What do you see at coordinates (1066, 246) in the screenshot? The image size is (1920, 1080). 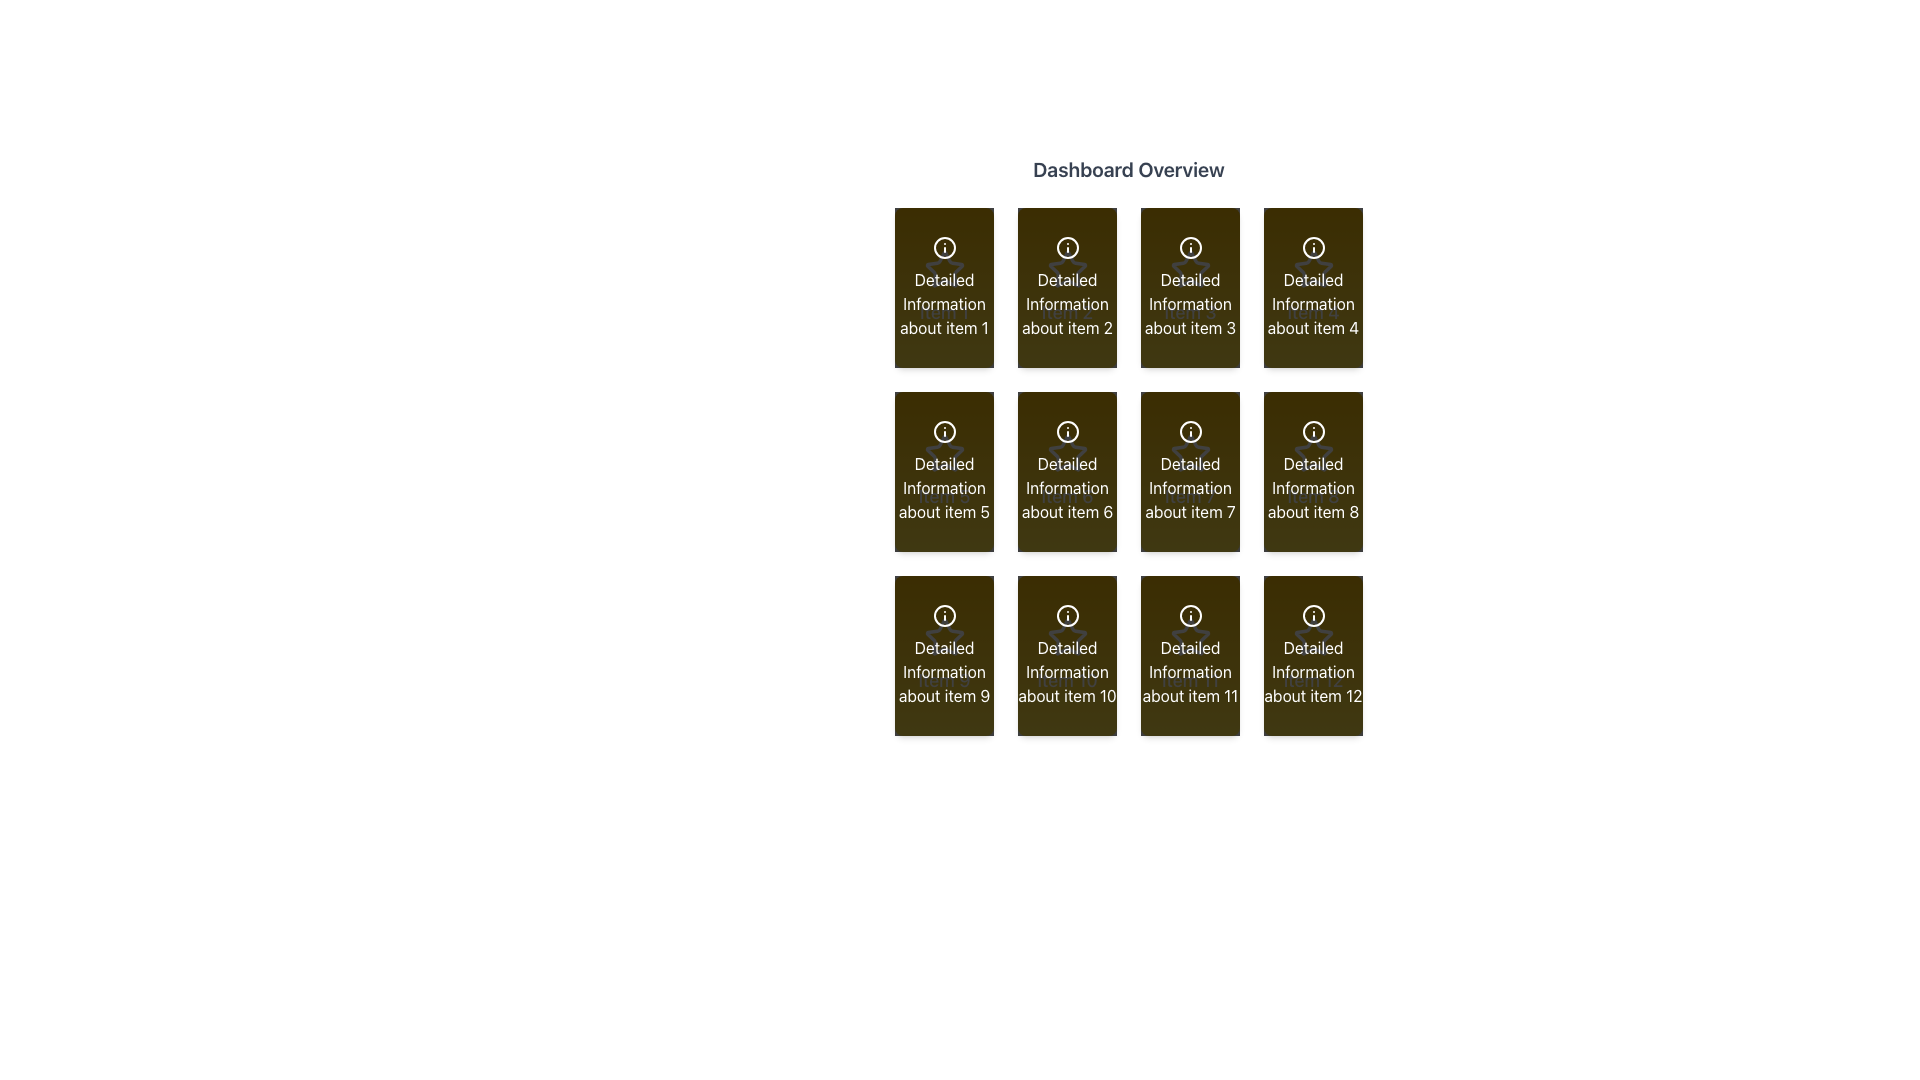 I see `the informational icon in the second tile of the first row under 'Dashboard Overview'` at bounding box center [1066, 246].